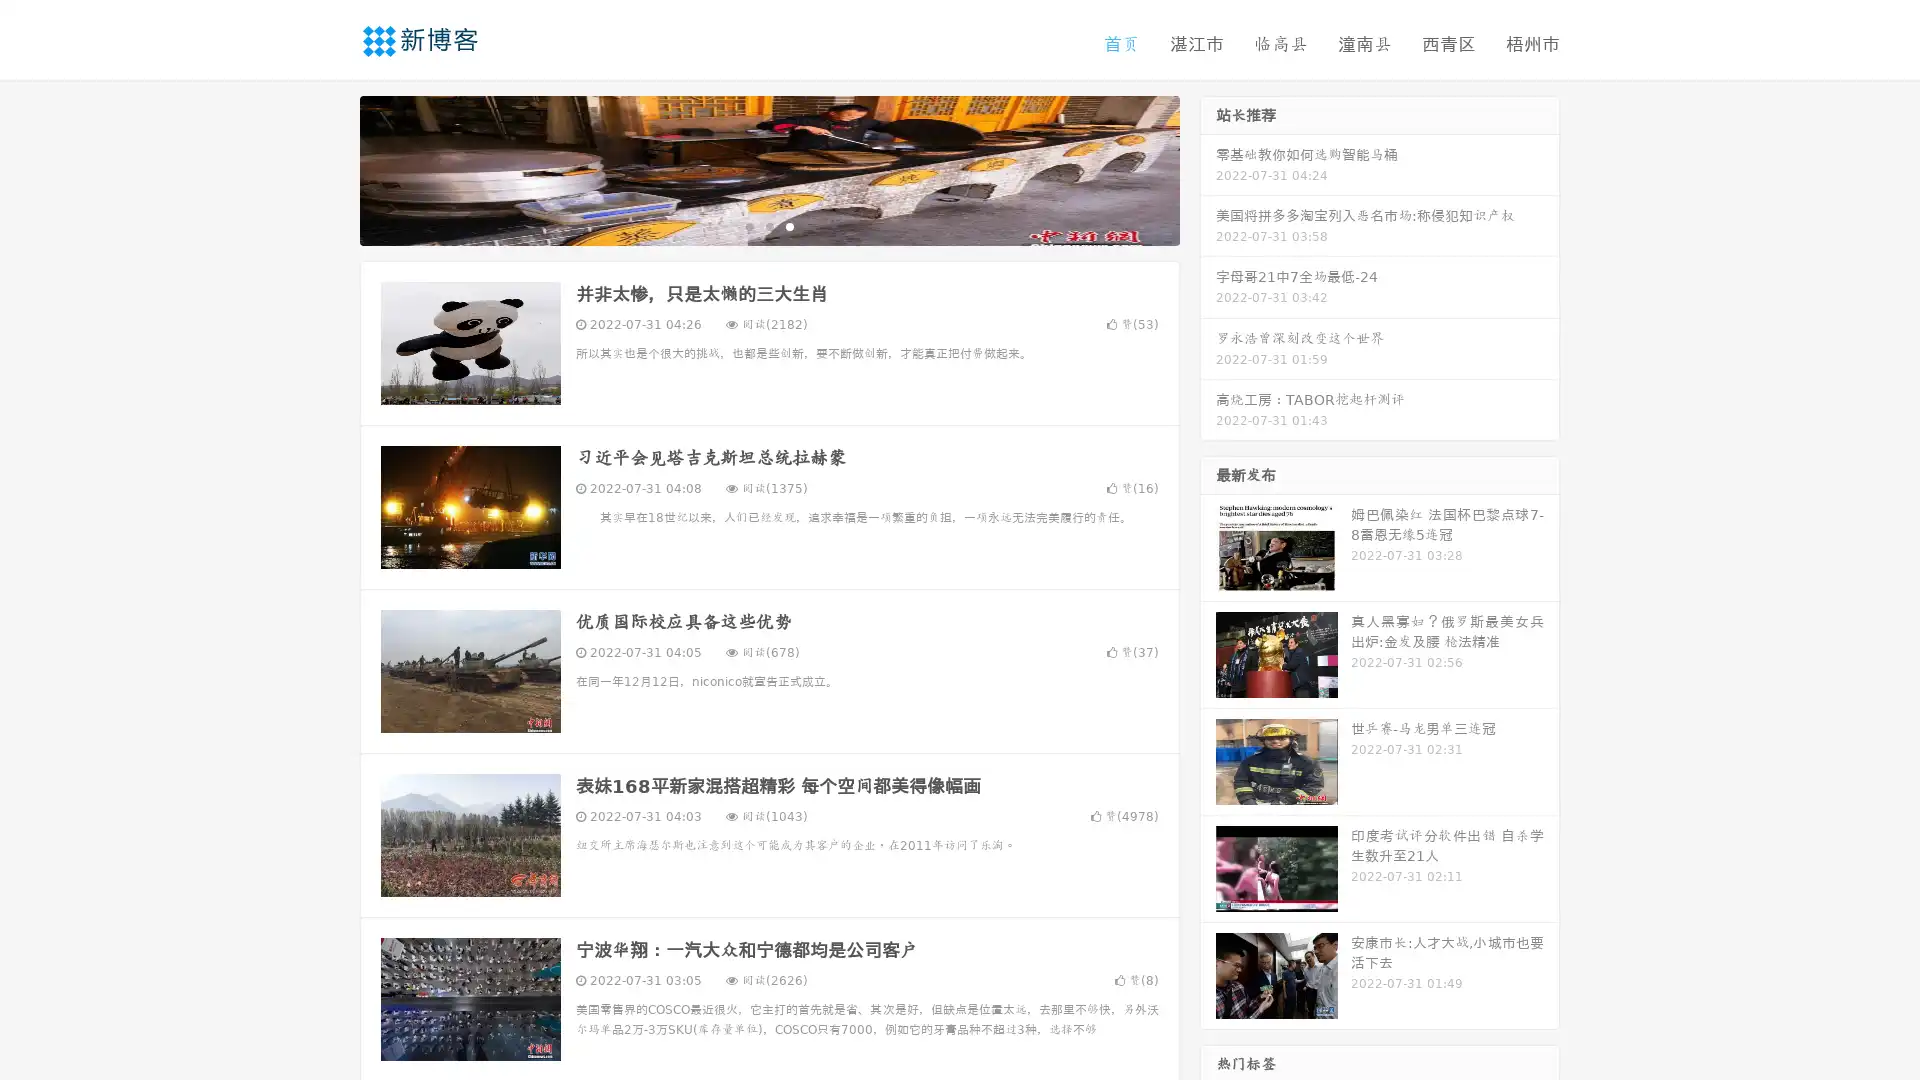 This screenshot has width=1920, height=1080. I want to click on Go to slide 3, so click(789, 225).